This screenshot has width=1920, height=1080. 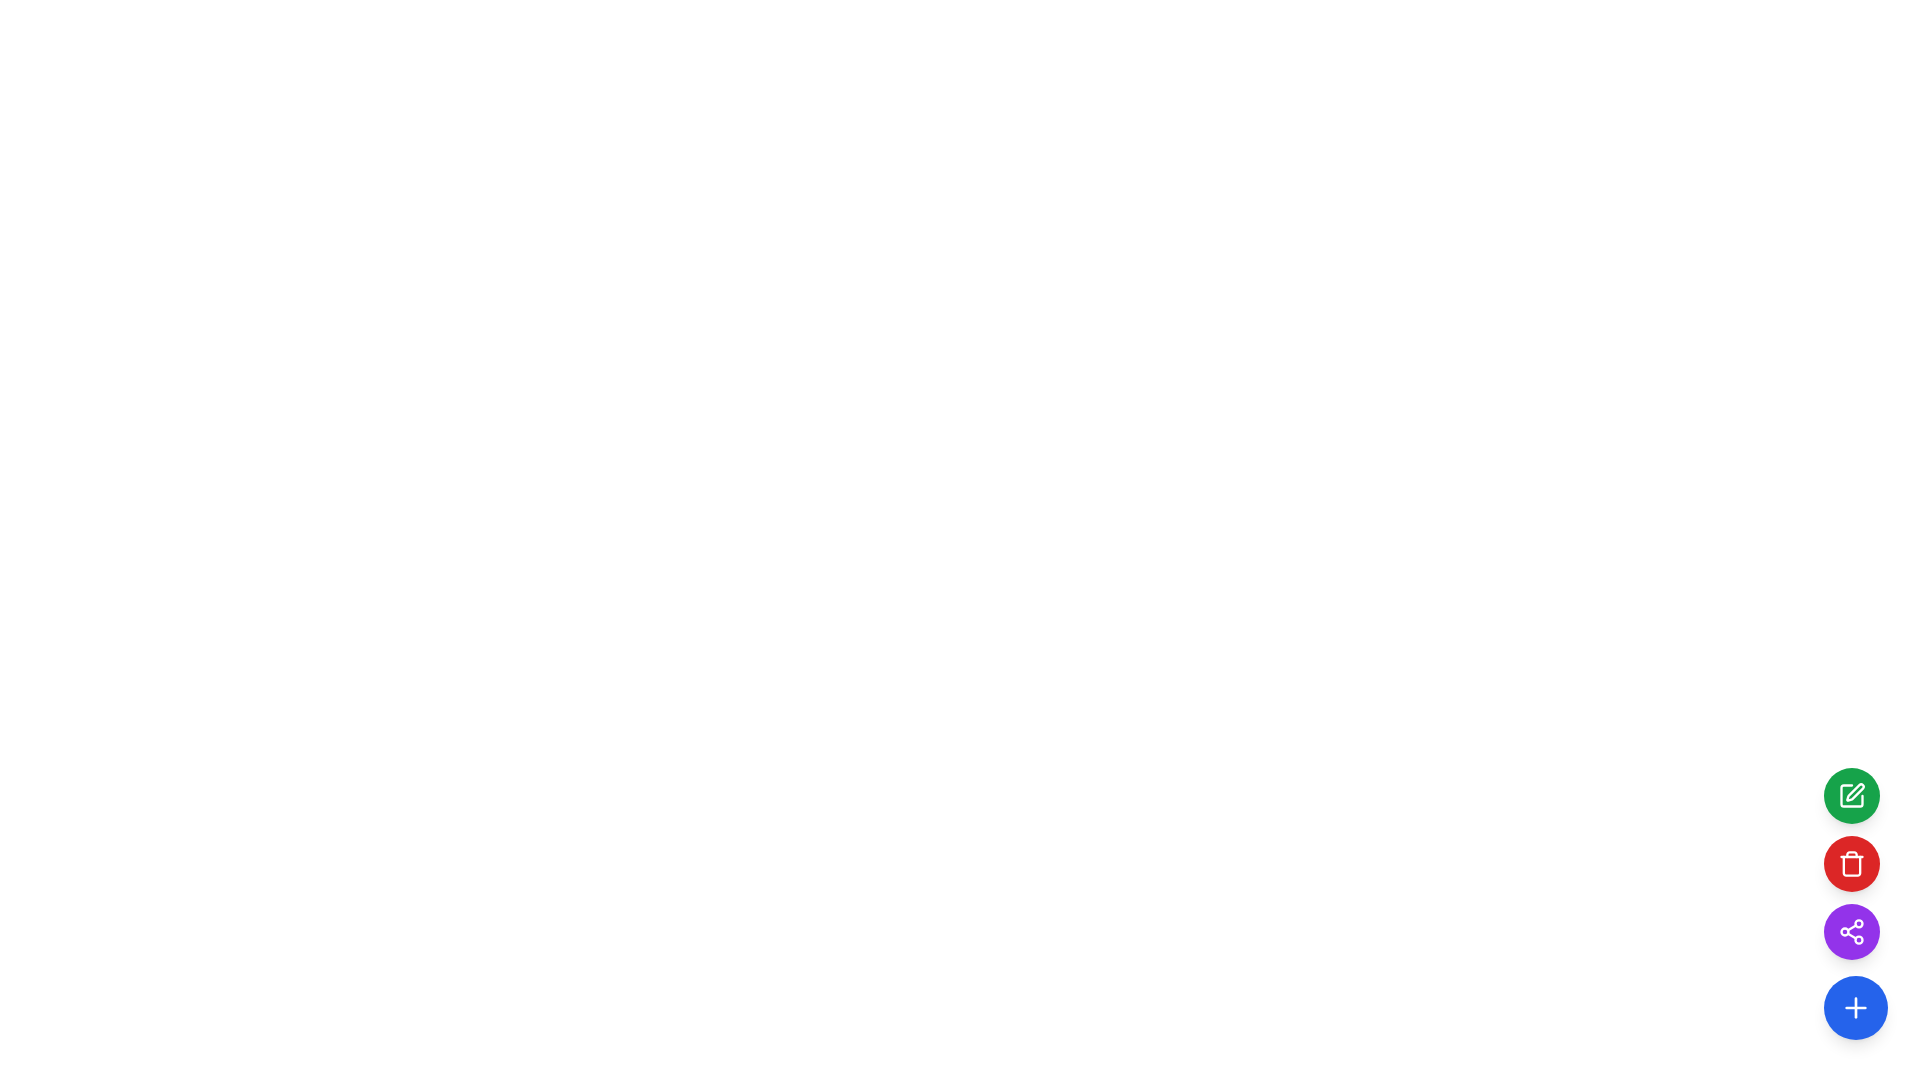 I want to click on the circular red button with a white trashcan icon, which is the second button in a vertical stack of three, so click(x=1851, y=863).